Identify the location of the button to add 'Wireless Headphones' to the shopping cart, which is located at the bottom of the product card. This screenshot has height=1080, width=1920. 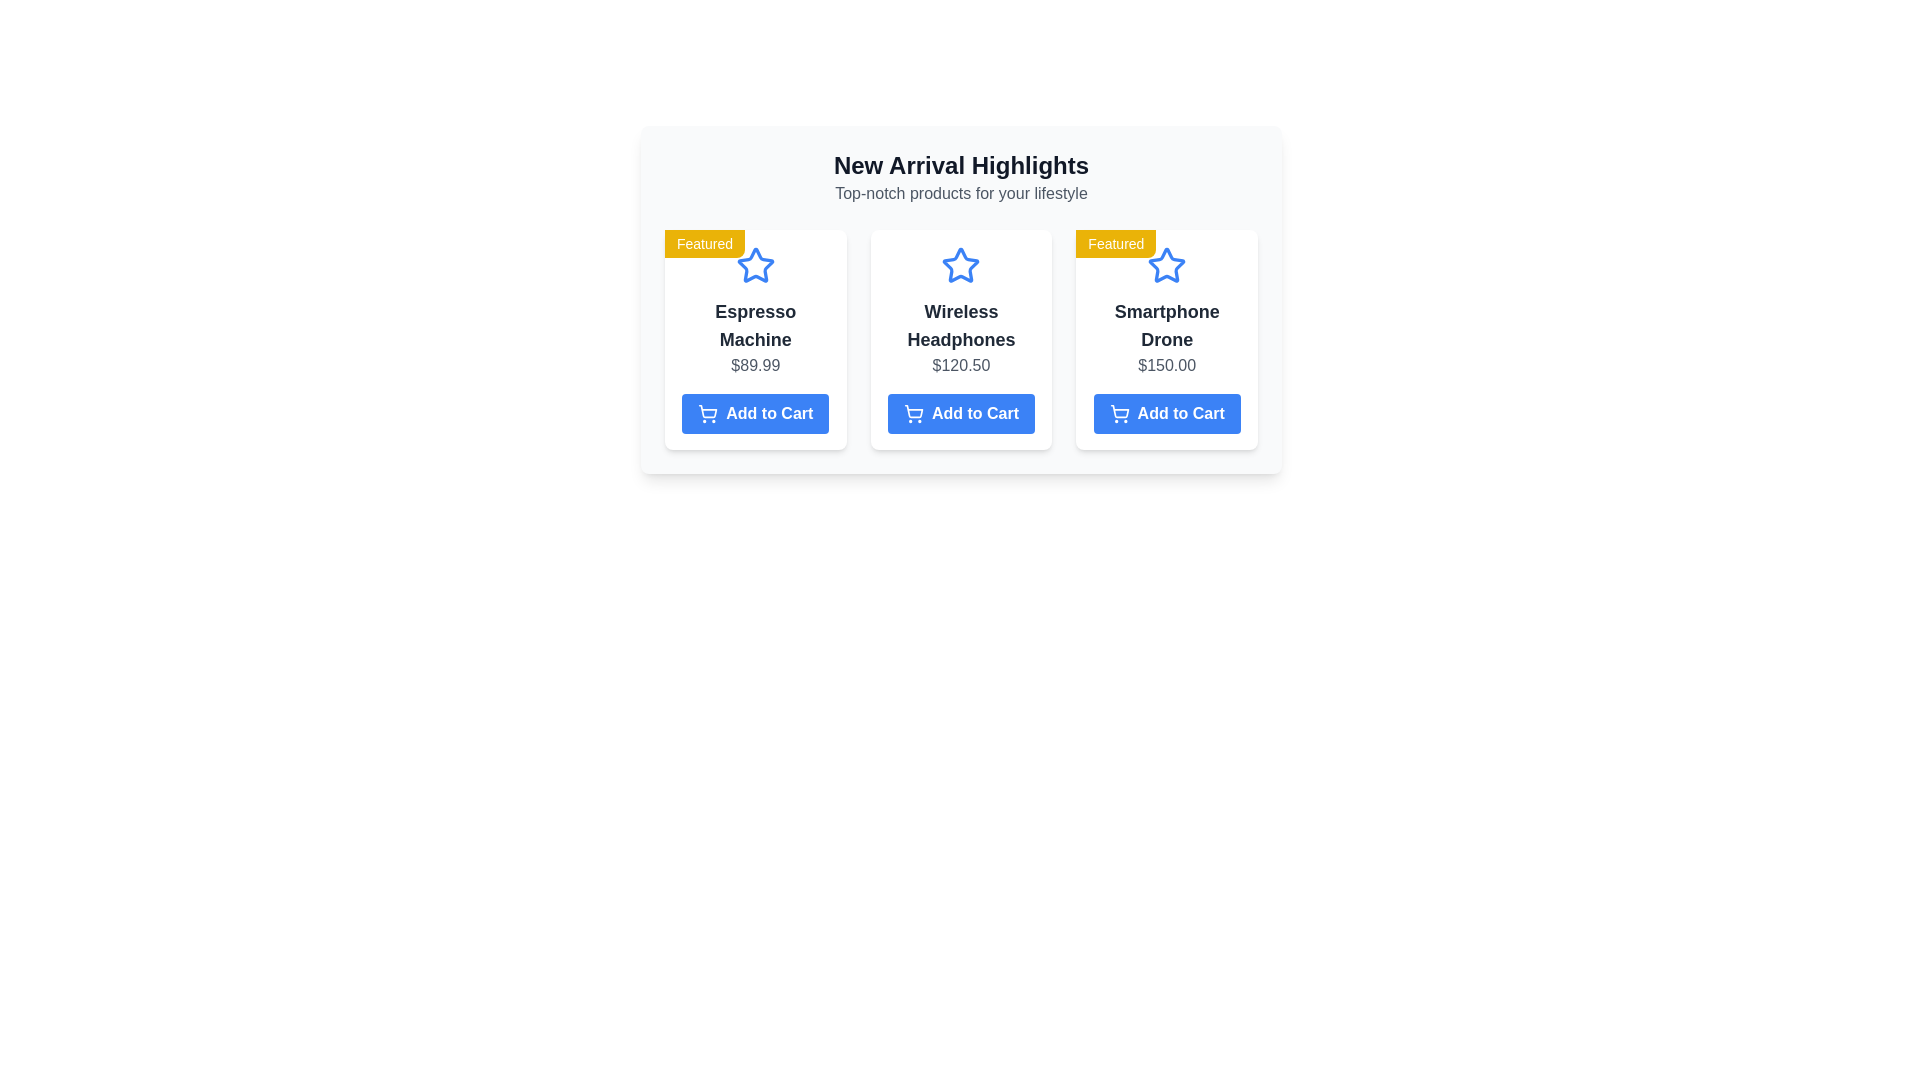
(961, 412).